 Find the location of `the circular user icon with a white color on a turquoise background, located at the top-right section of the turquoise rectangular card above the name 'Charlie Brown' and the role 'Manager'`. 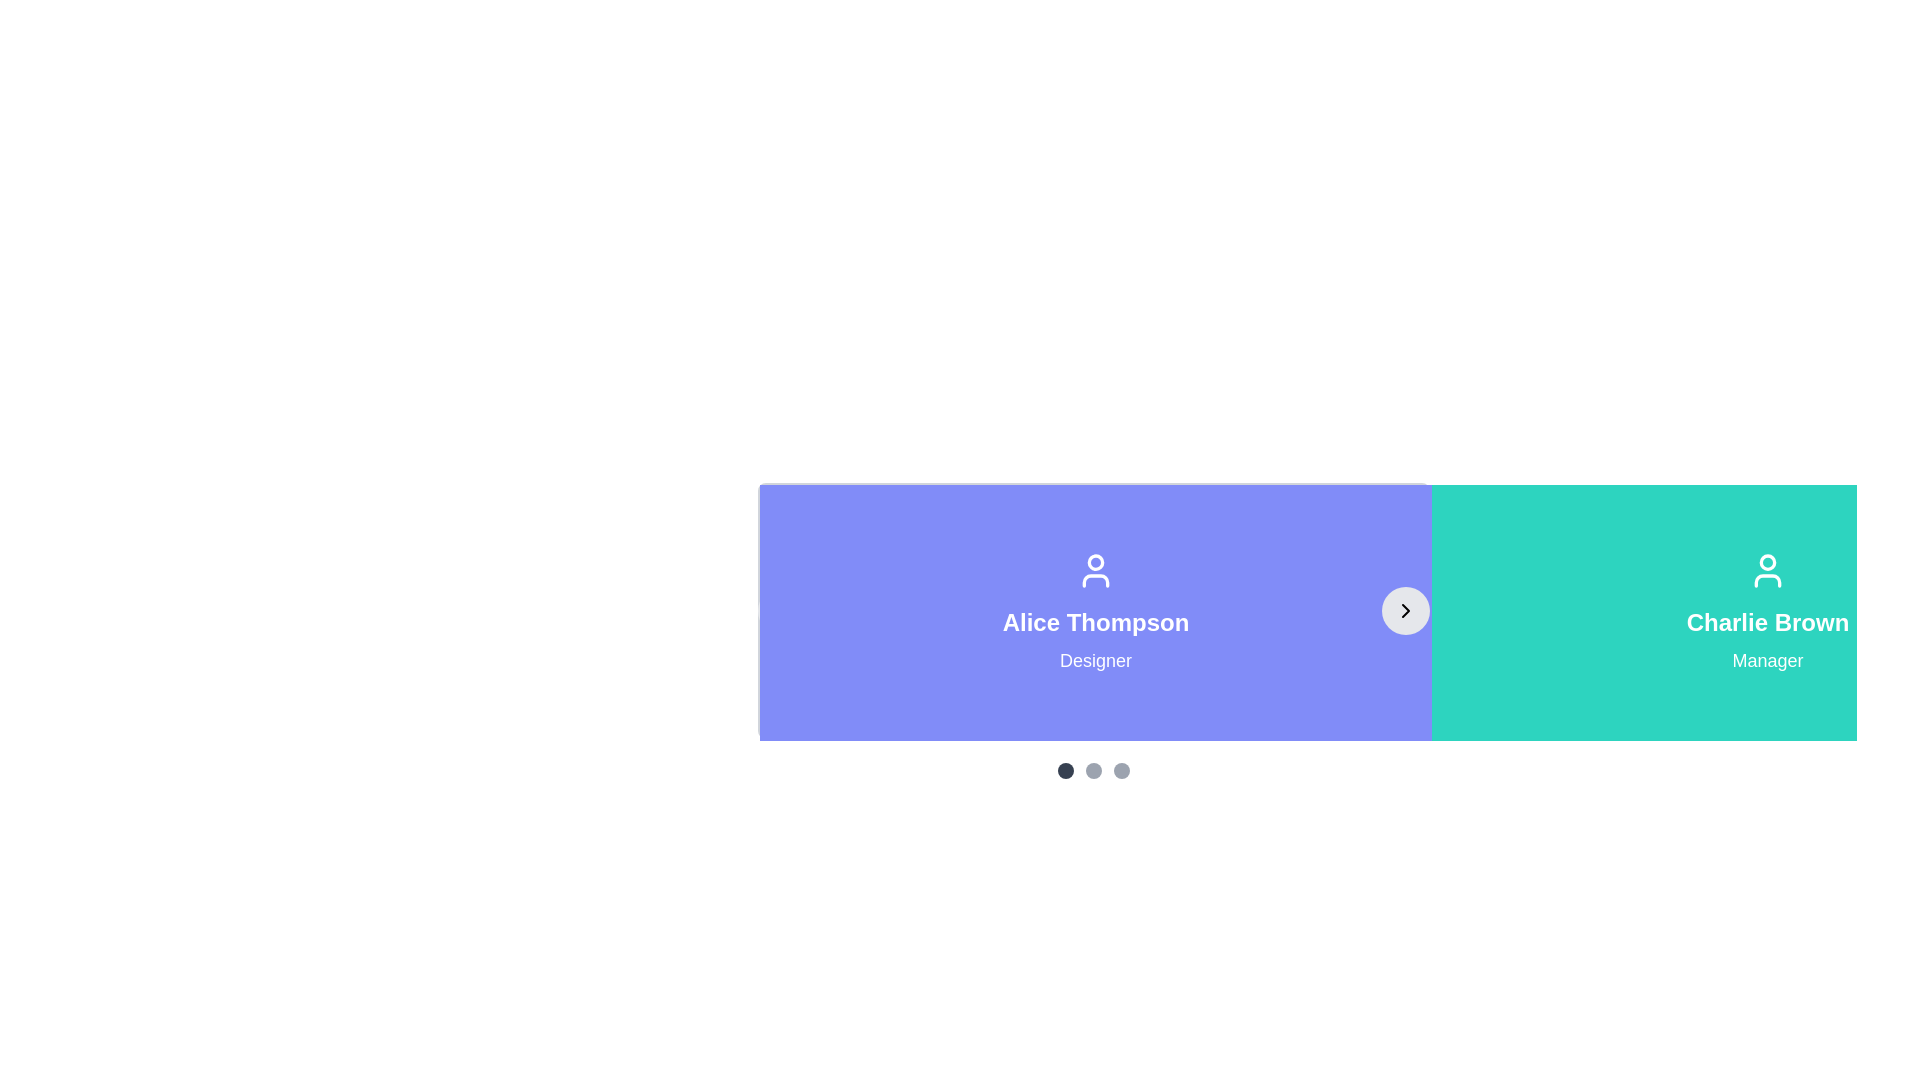

the circular user icon with a white color on a turquoise background, located at the top-right section of the turquoise rectangular card above the name 'Charlie Brown' and the role 'Manager' is located at coordinates (1767, 570).